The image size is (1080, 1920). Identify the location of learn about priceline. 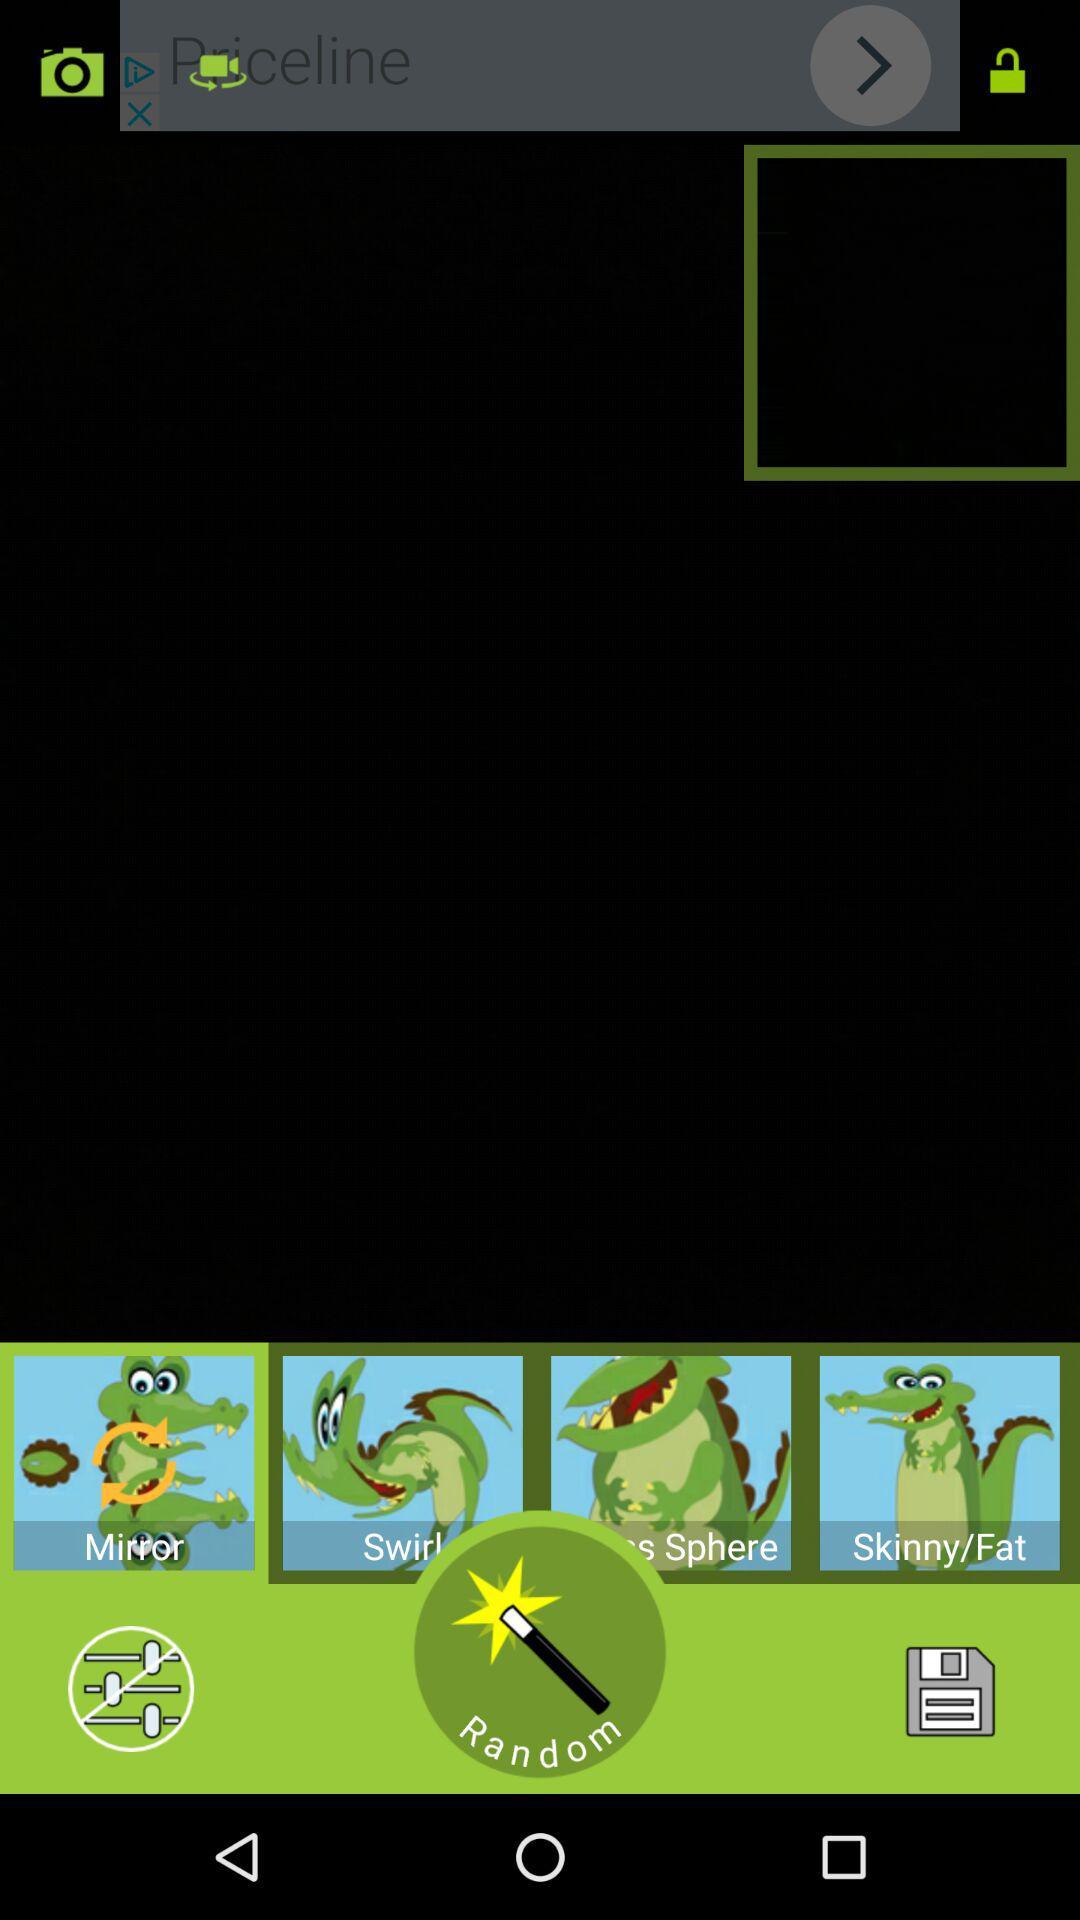
(540, 65).